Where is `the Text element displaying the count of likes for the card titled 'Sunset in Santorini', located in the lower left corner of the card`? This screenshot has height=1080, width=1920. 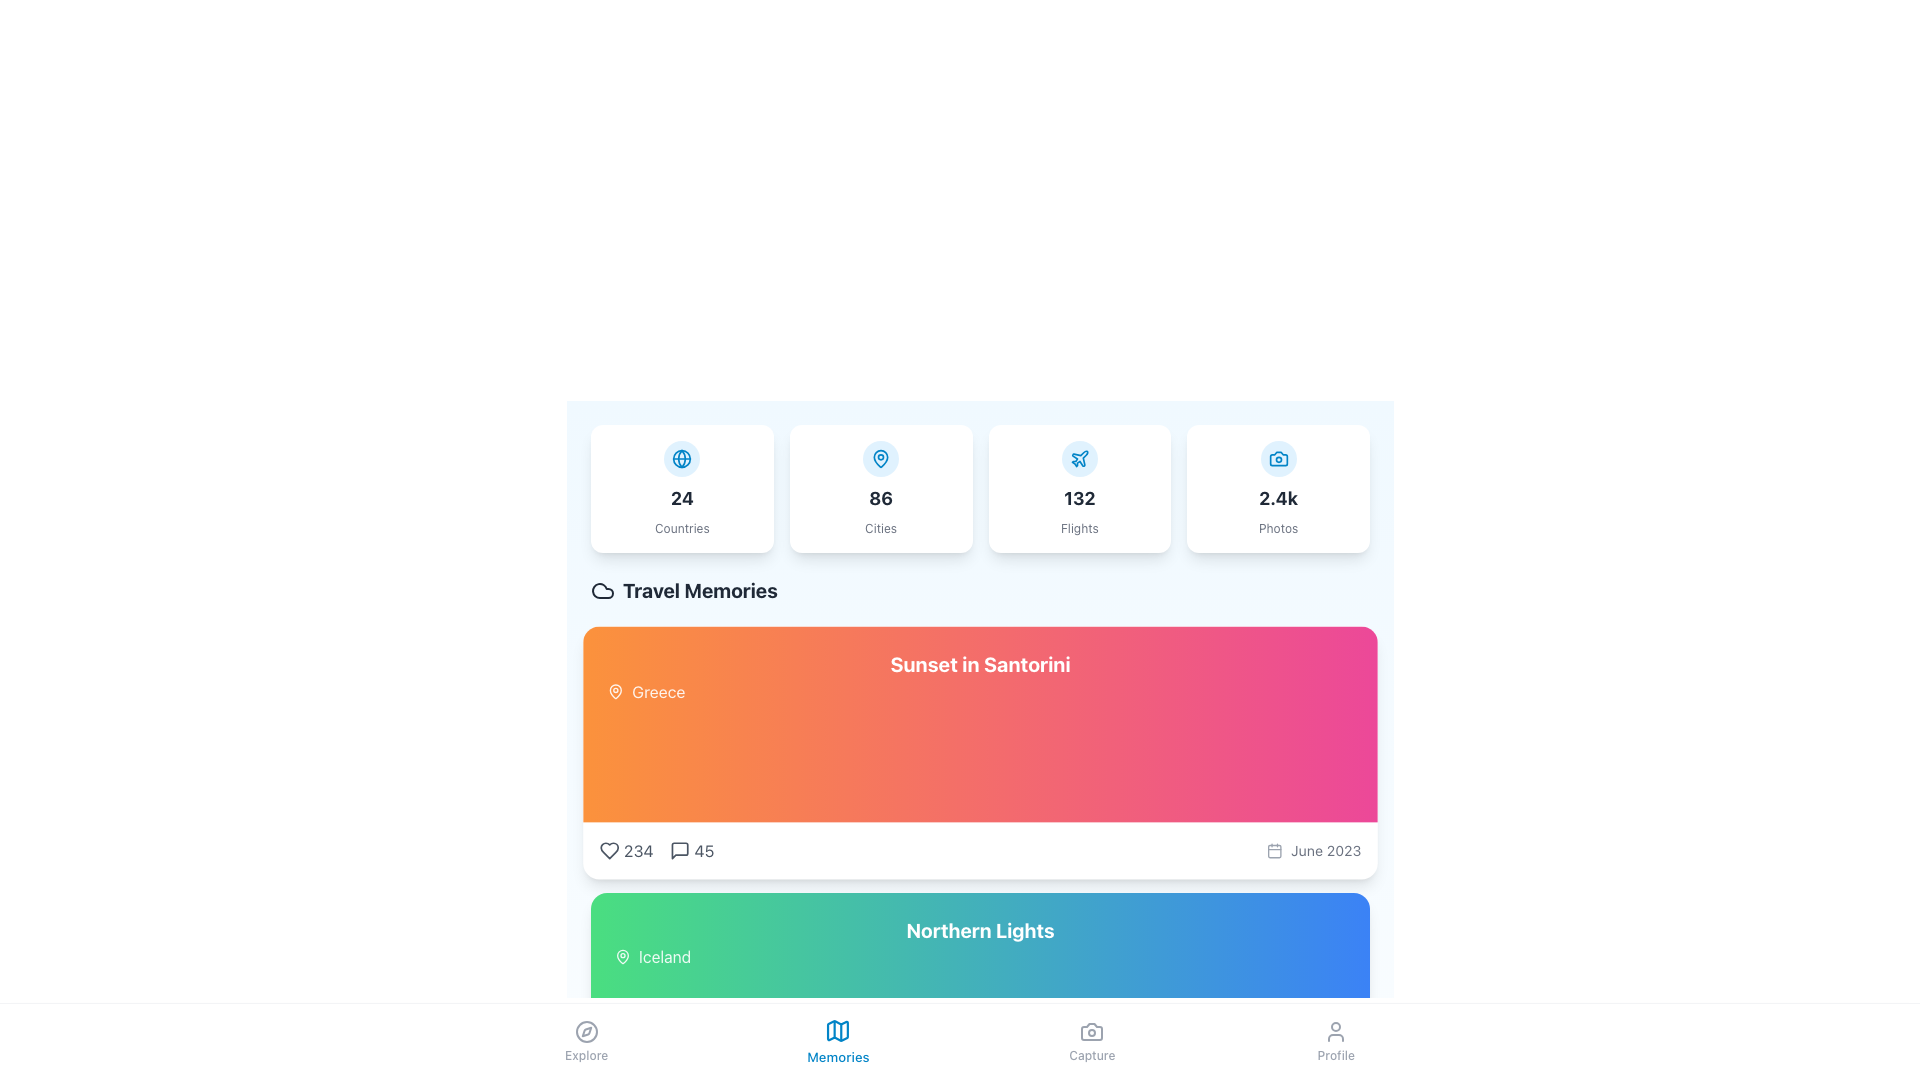 the Text element displaying the count of likes for the card titled 'Sunset in Santorini', located in the lower left corner of the card is located at coordinates (637, 850).